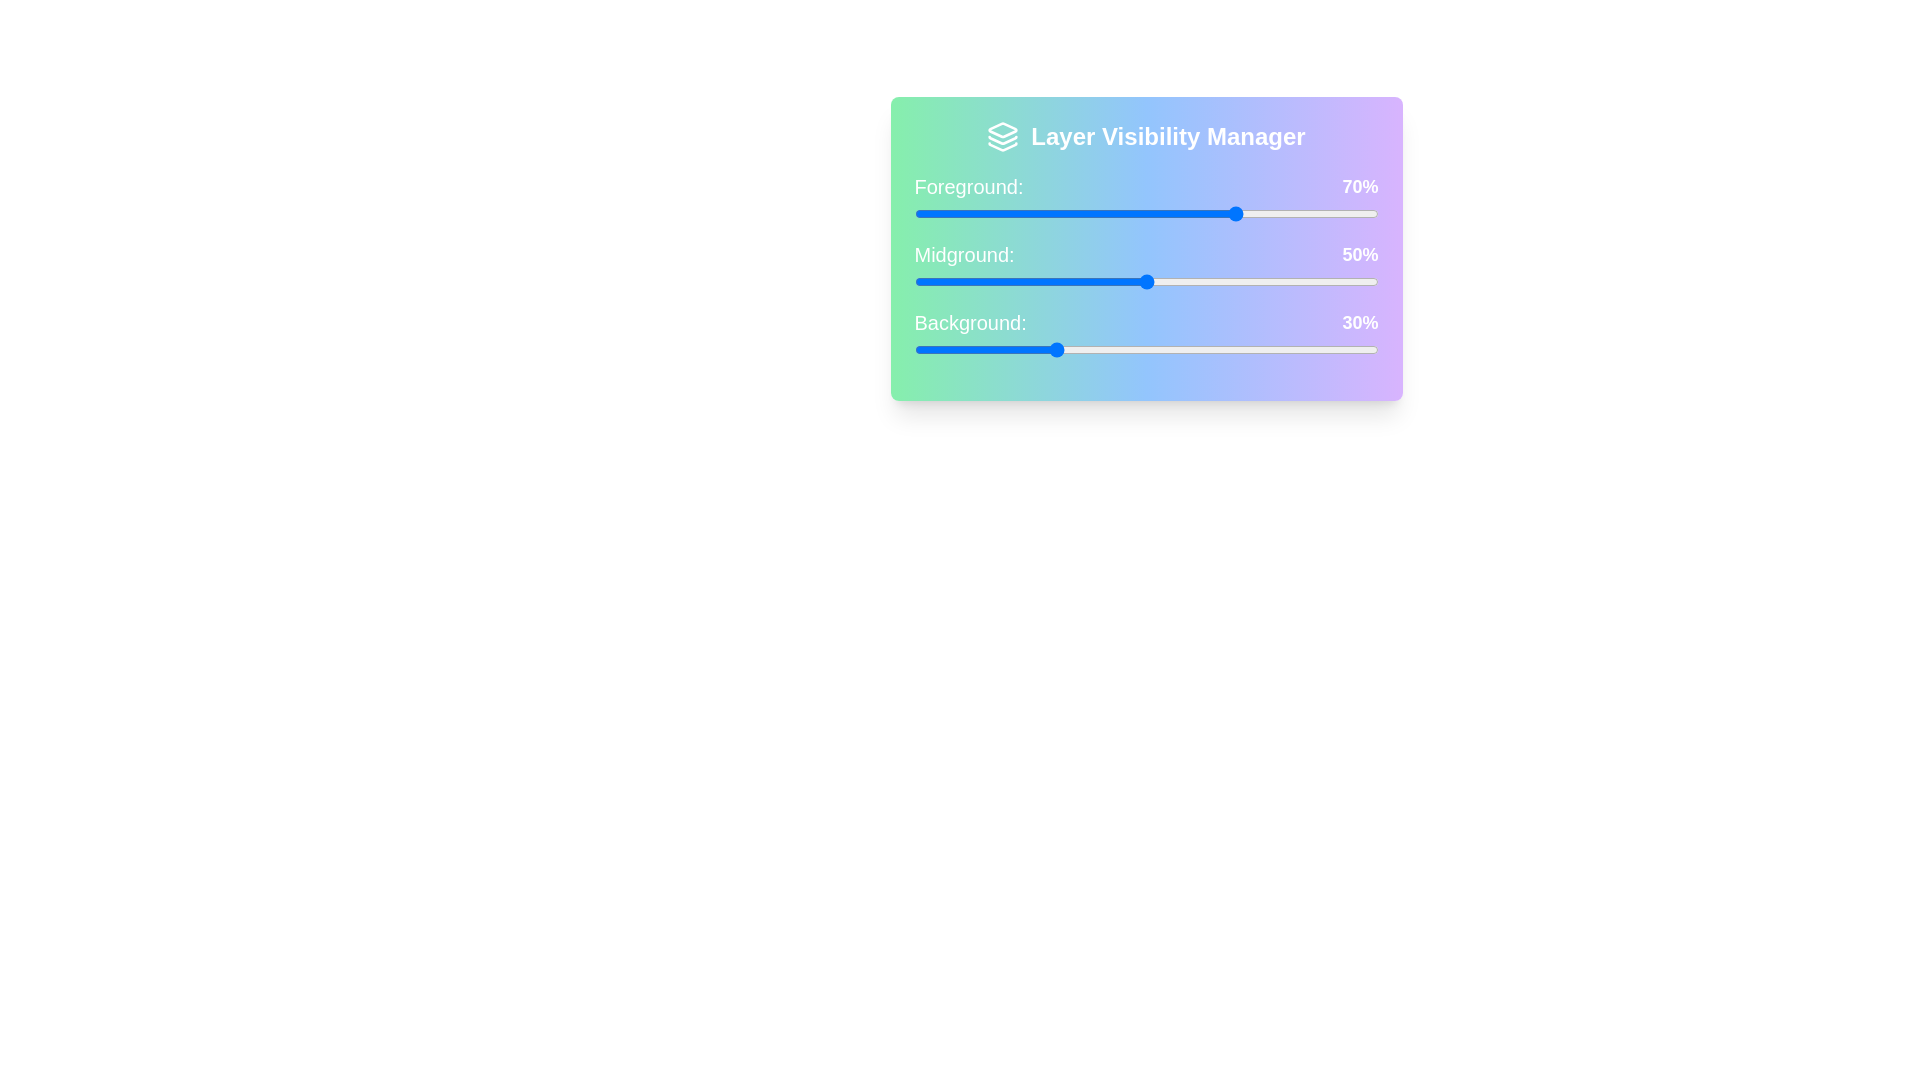 This screenshot has height=1080, width=1920. Describe the element at coordinates (1052, 349) in the screenshot. I see `the Background layer slider to 30% visibility` at that location.